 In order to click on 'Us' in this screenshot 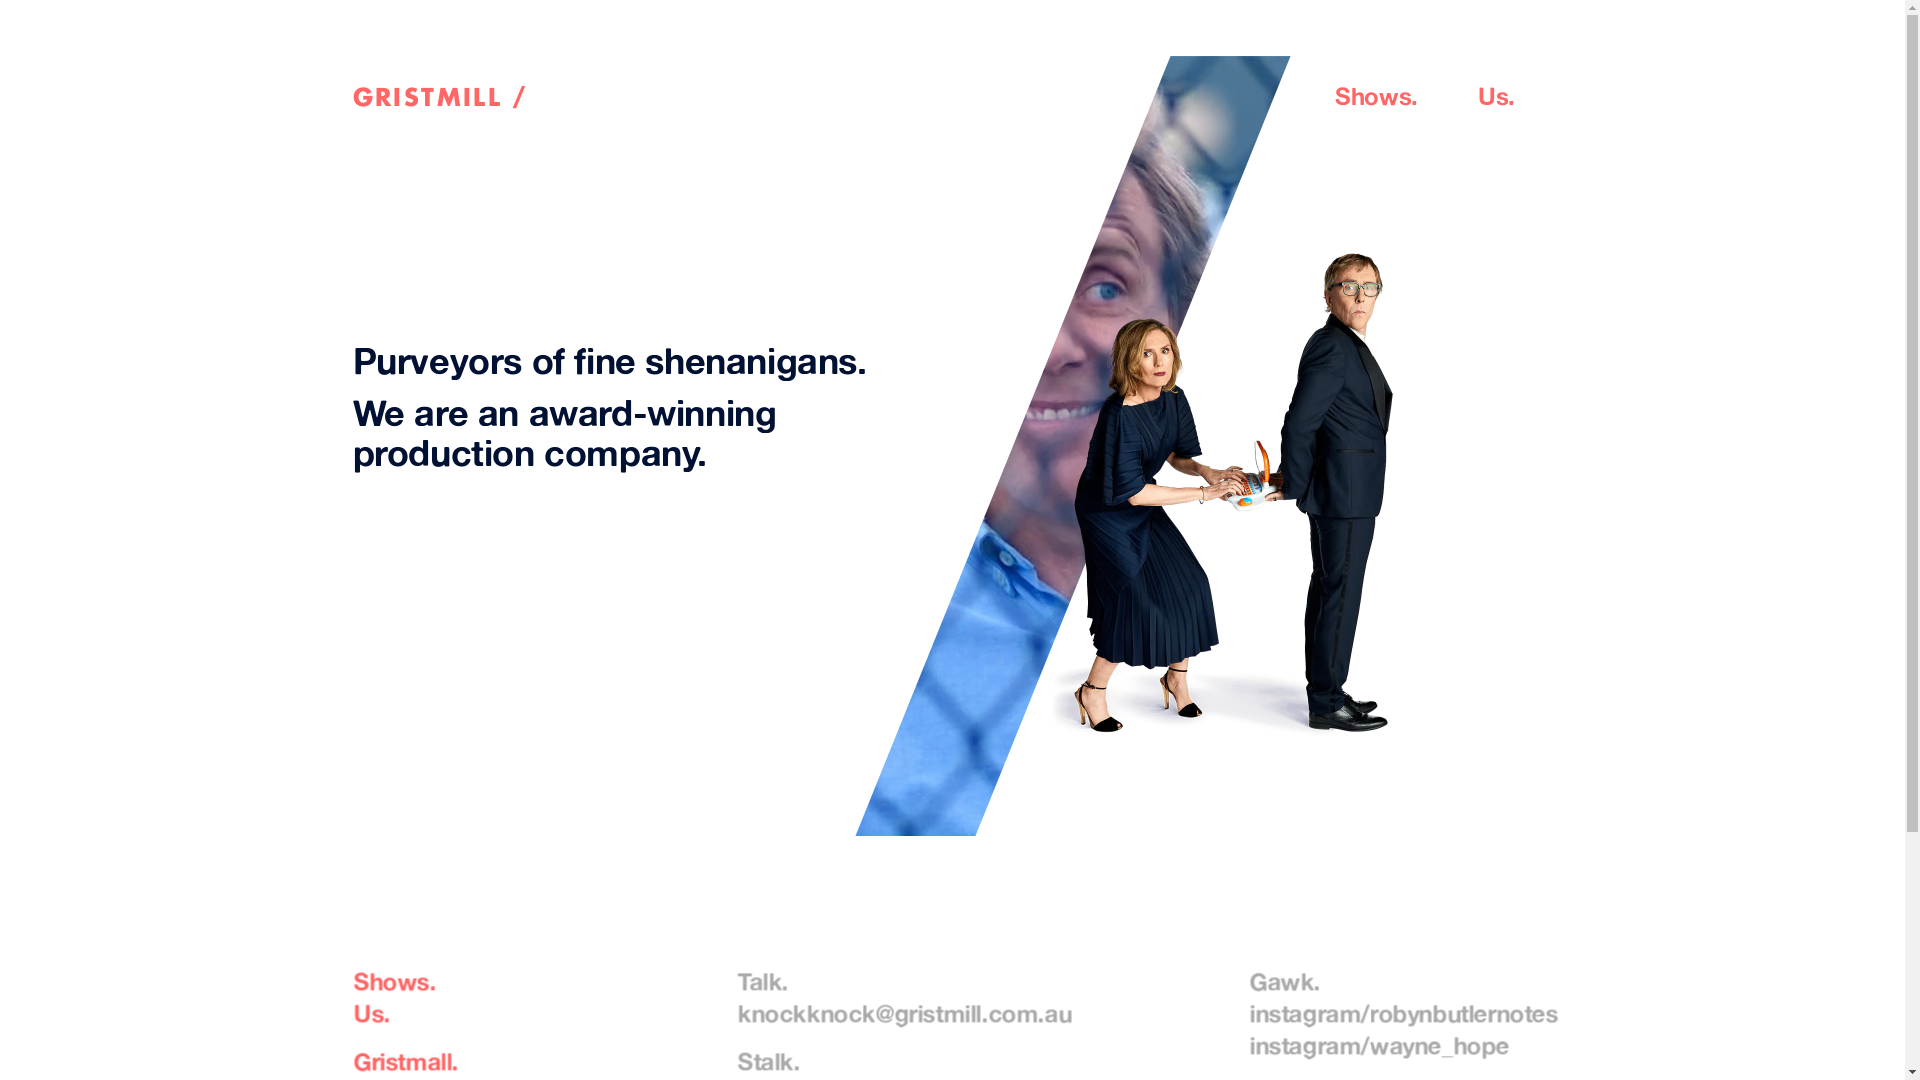, I will do `click(1492, 96)`.